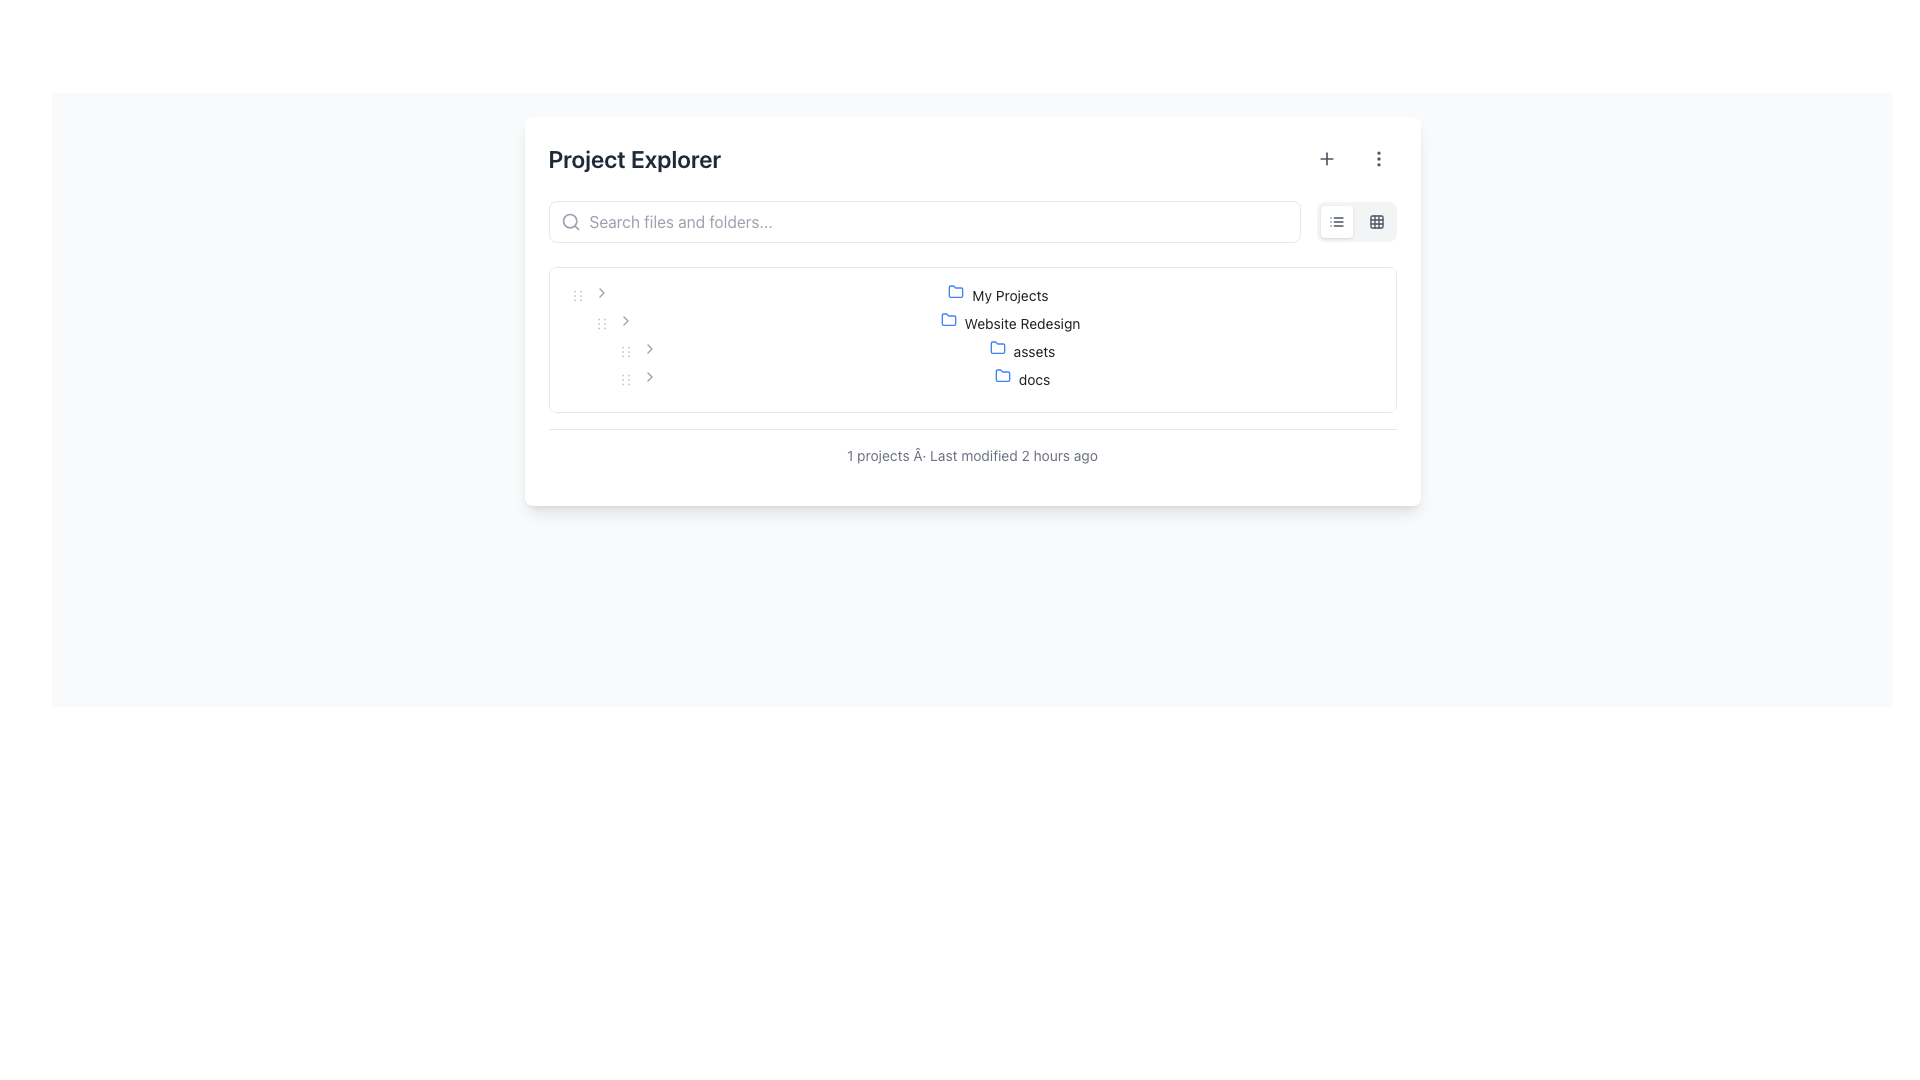  Describe the element at coordinates (1022, 322) in the screenshot. I see `the text label displaying 'Website Redesign' associated with the folder icon` at that location.